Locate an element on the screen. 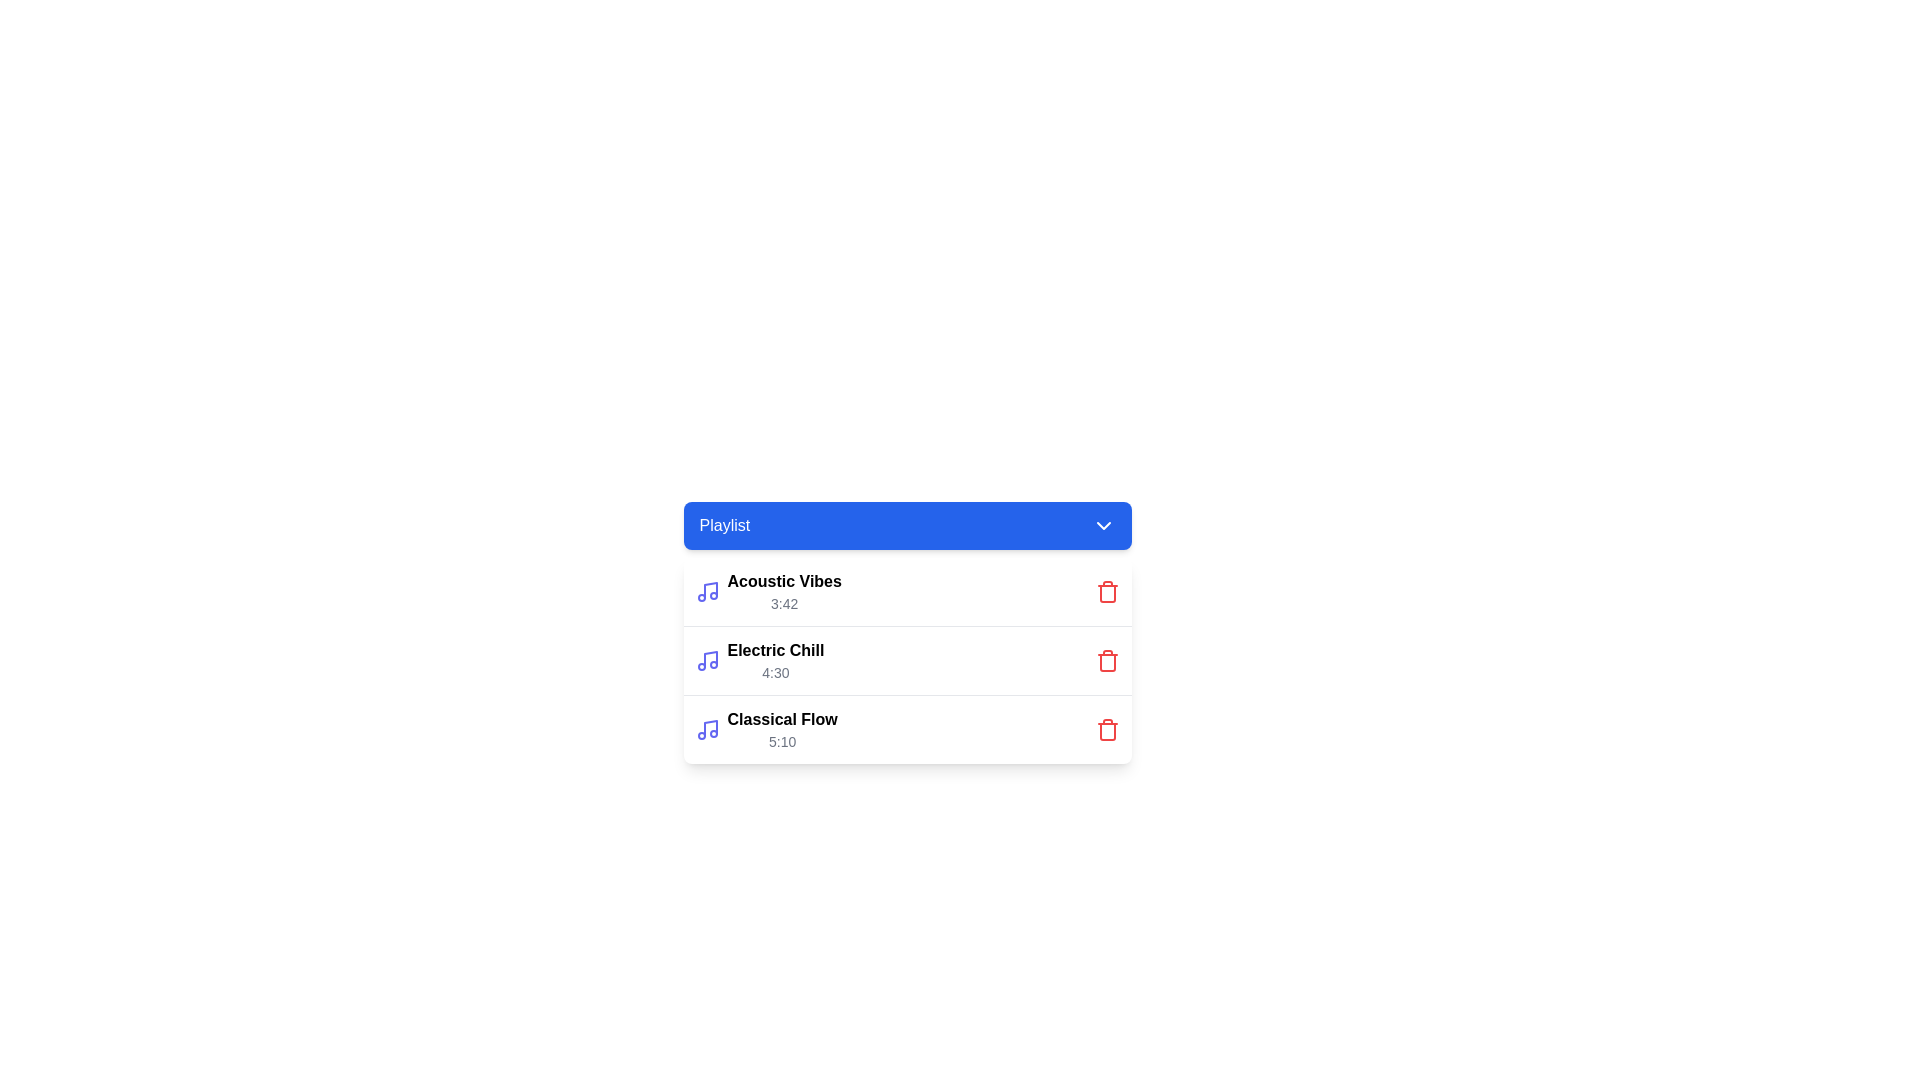 This screenshot has height=1080, width=1920. the vibrant indigo music note icon located to the left of the text 'Acoustic Vibes' and the duration '3:42' in the first row of the playlist is located at coordinates (707, 590).